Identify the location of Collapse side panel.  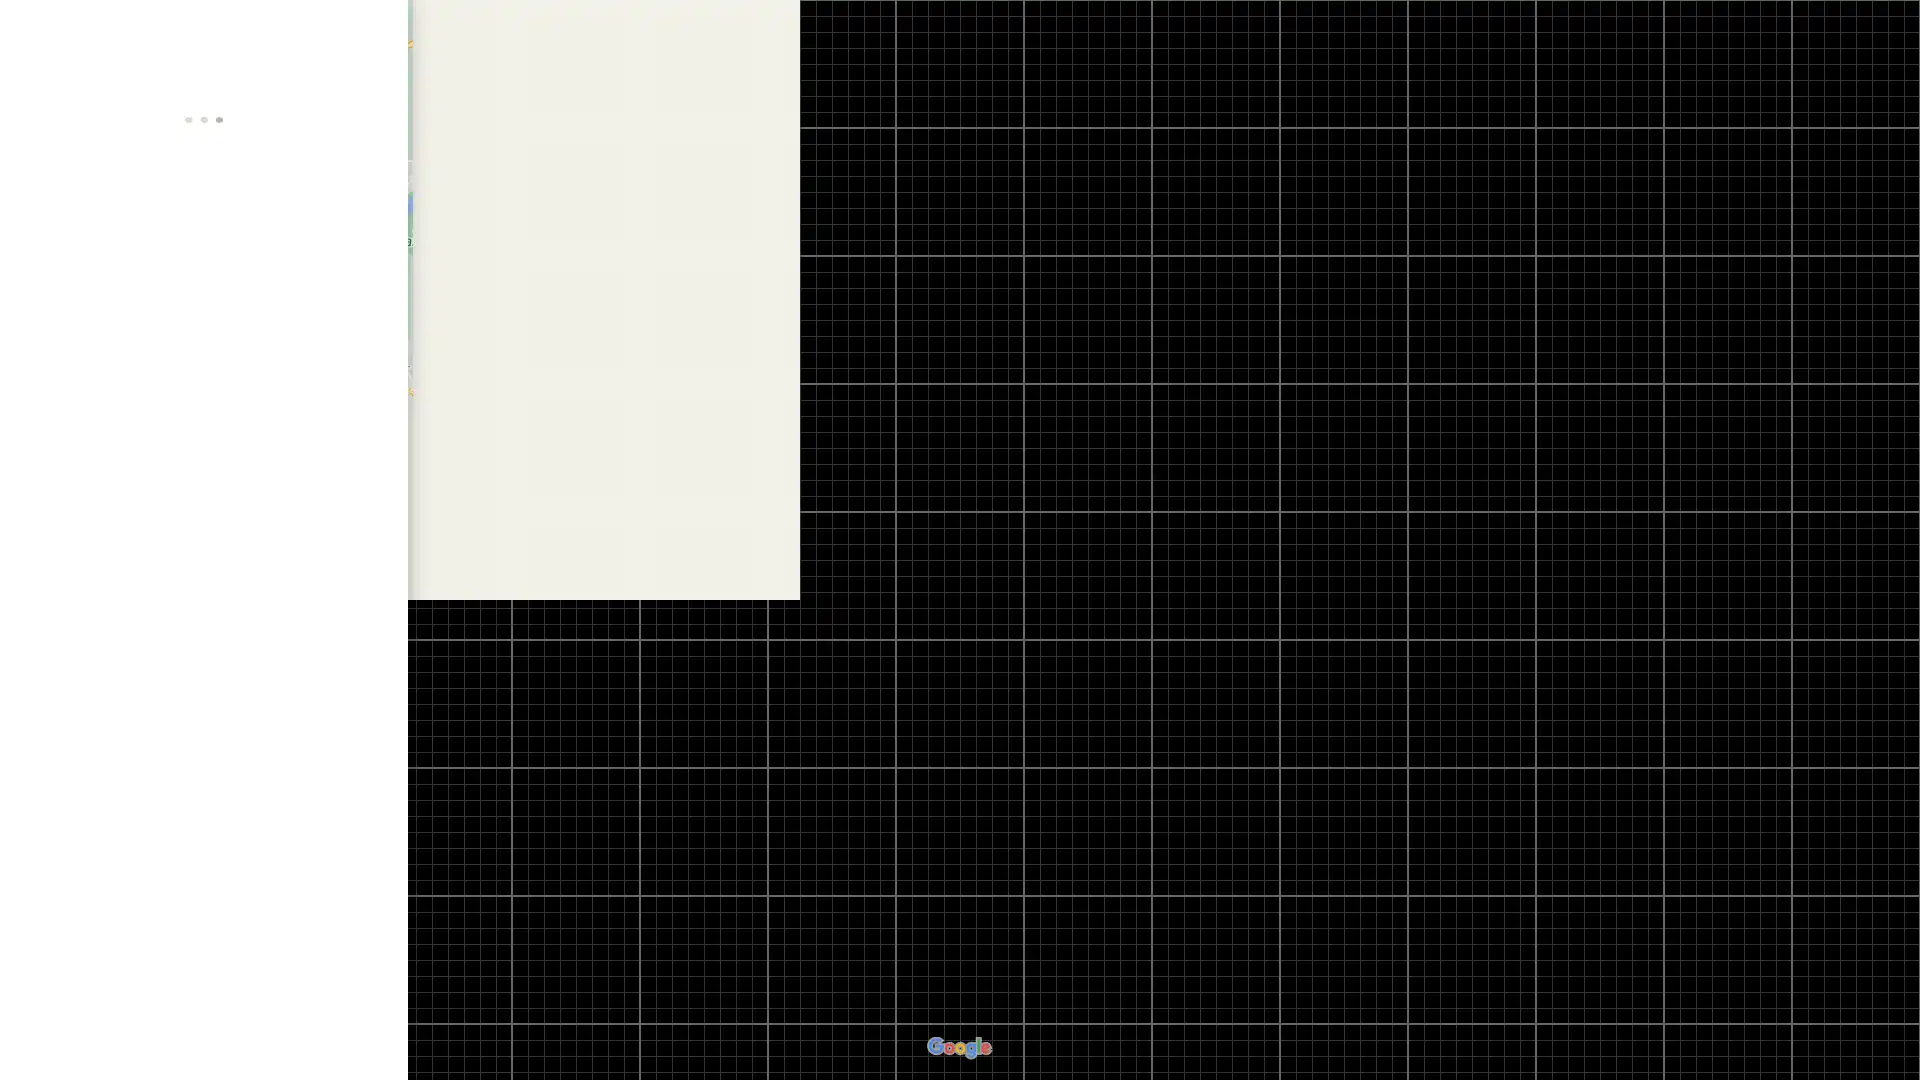
(418, 540).